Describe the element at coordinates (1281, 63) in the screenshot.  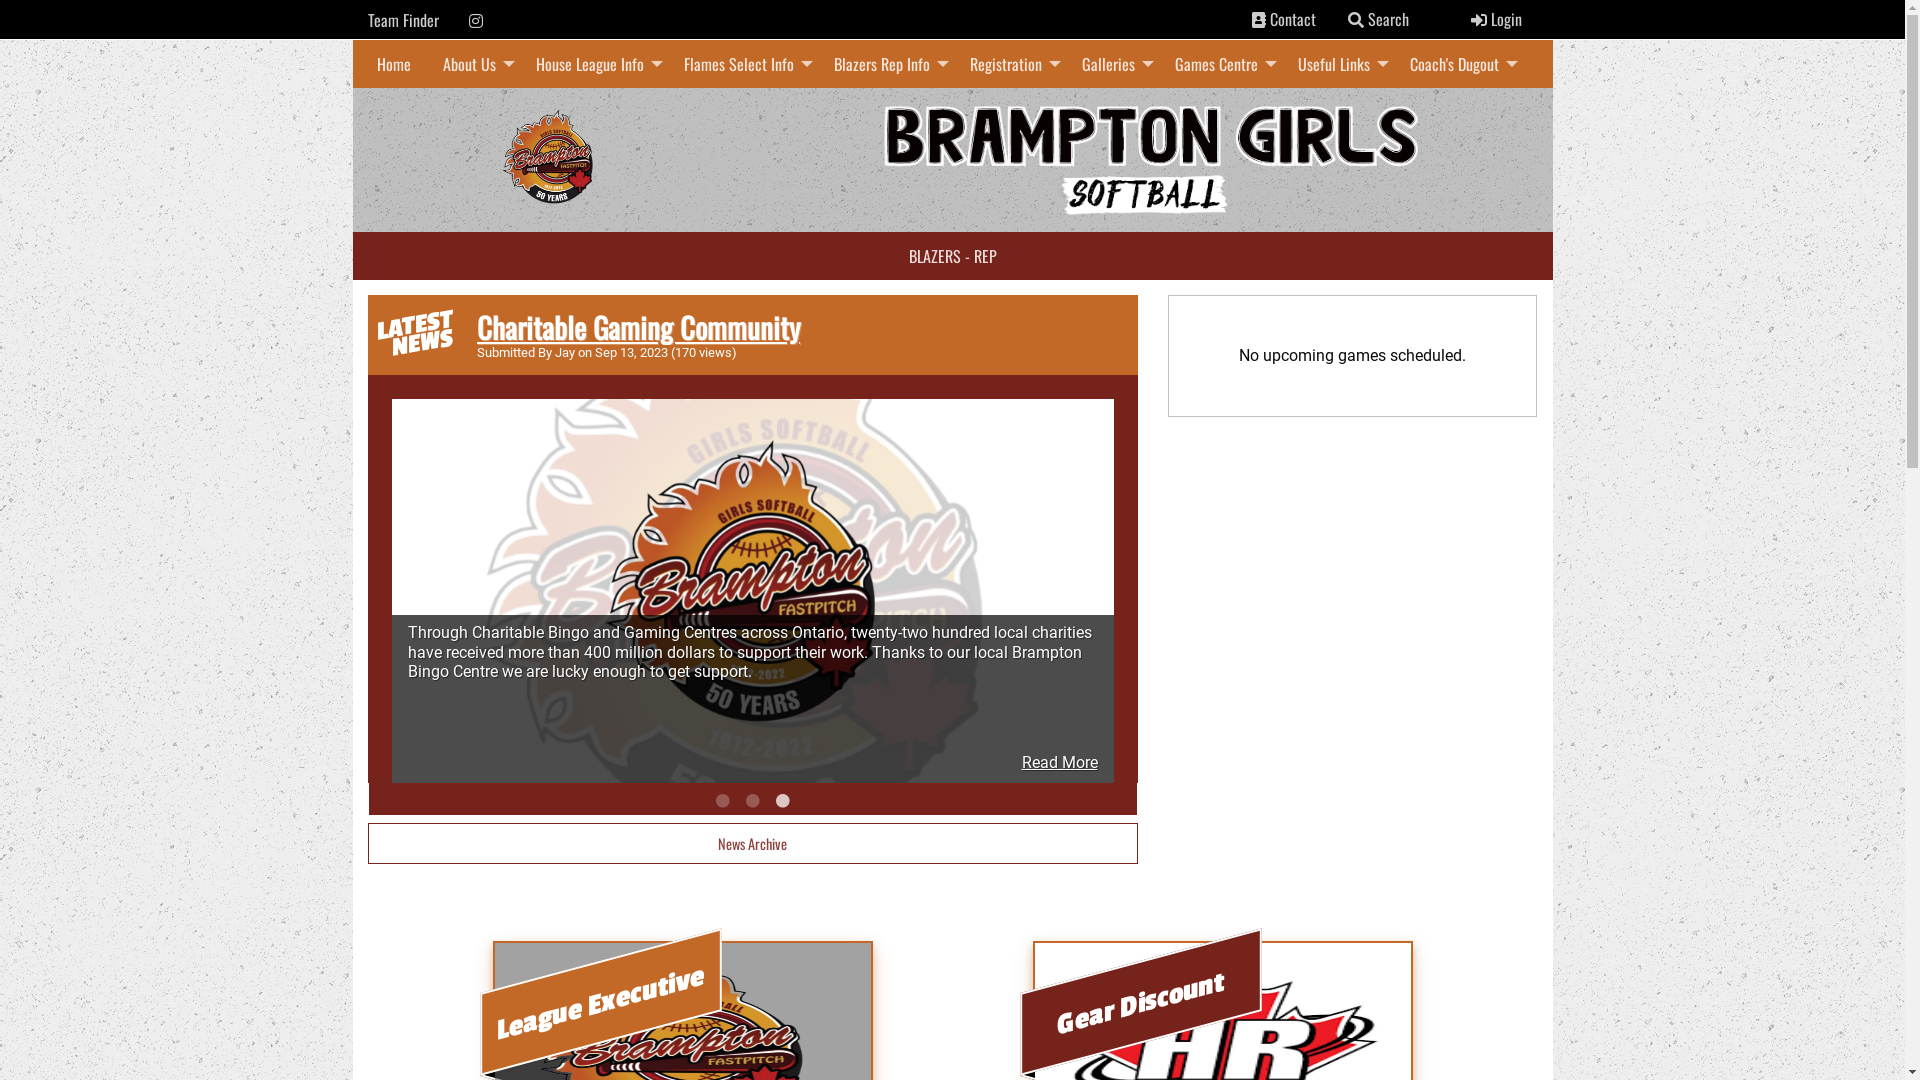
I see `'Useful Links'` at that location.